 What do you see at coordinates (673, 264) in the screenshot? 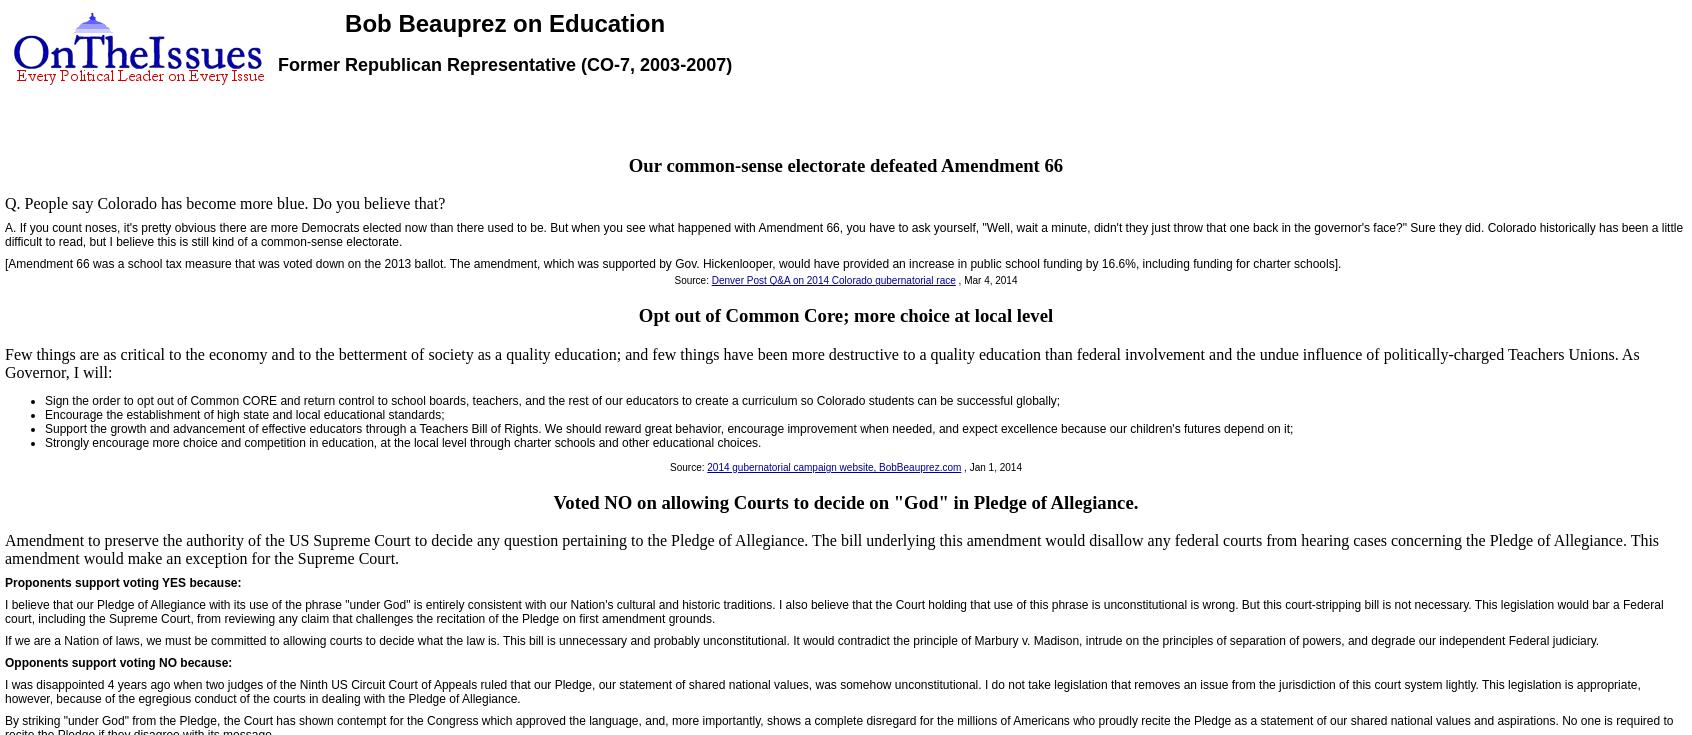
I see `'[Amendment 66 was a school tax measure that was voted down on the 2013 ballot. The amendment, which was supported by
Gov. Hickenlooper, would have provided an increase in public school funding by 16.6%, including funding for charter schools].'` at bounding box center [673, 264].